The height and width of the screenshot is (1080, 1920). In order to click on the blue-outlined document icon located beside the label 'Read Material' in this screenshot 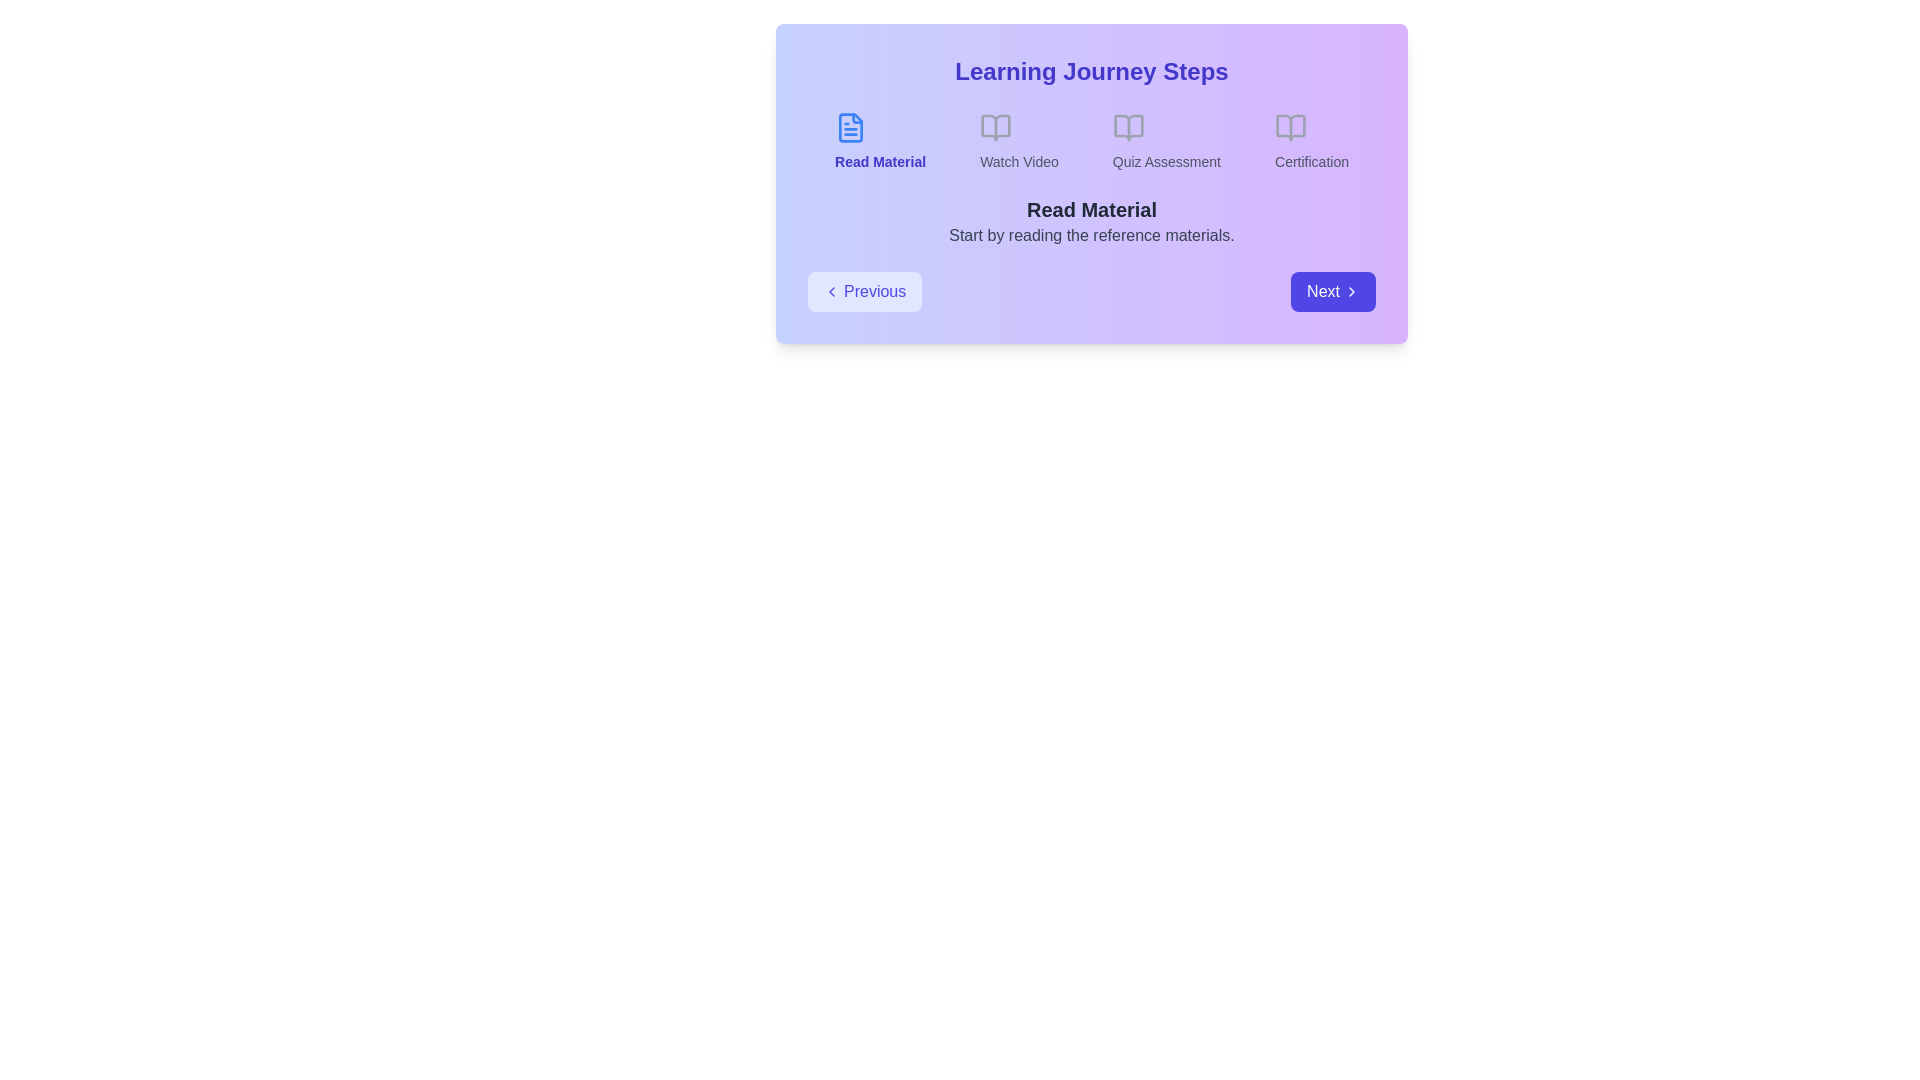, I will do `click(850, 127)`.